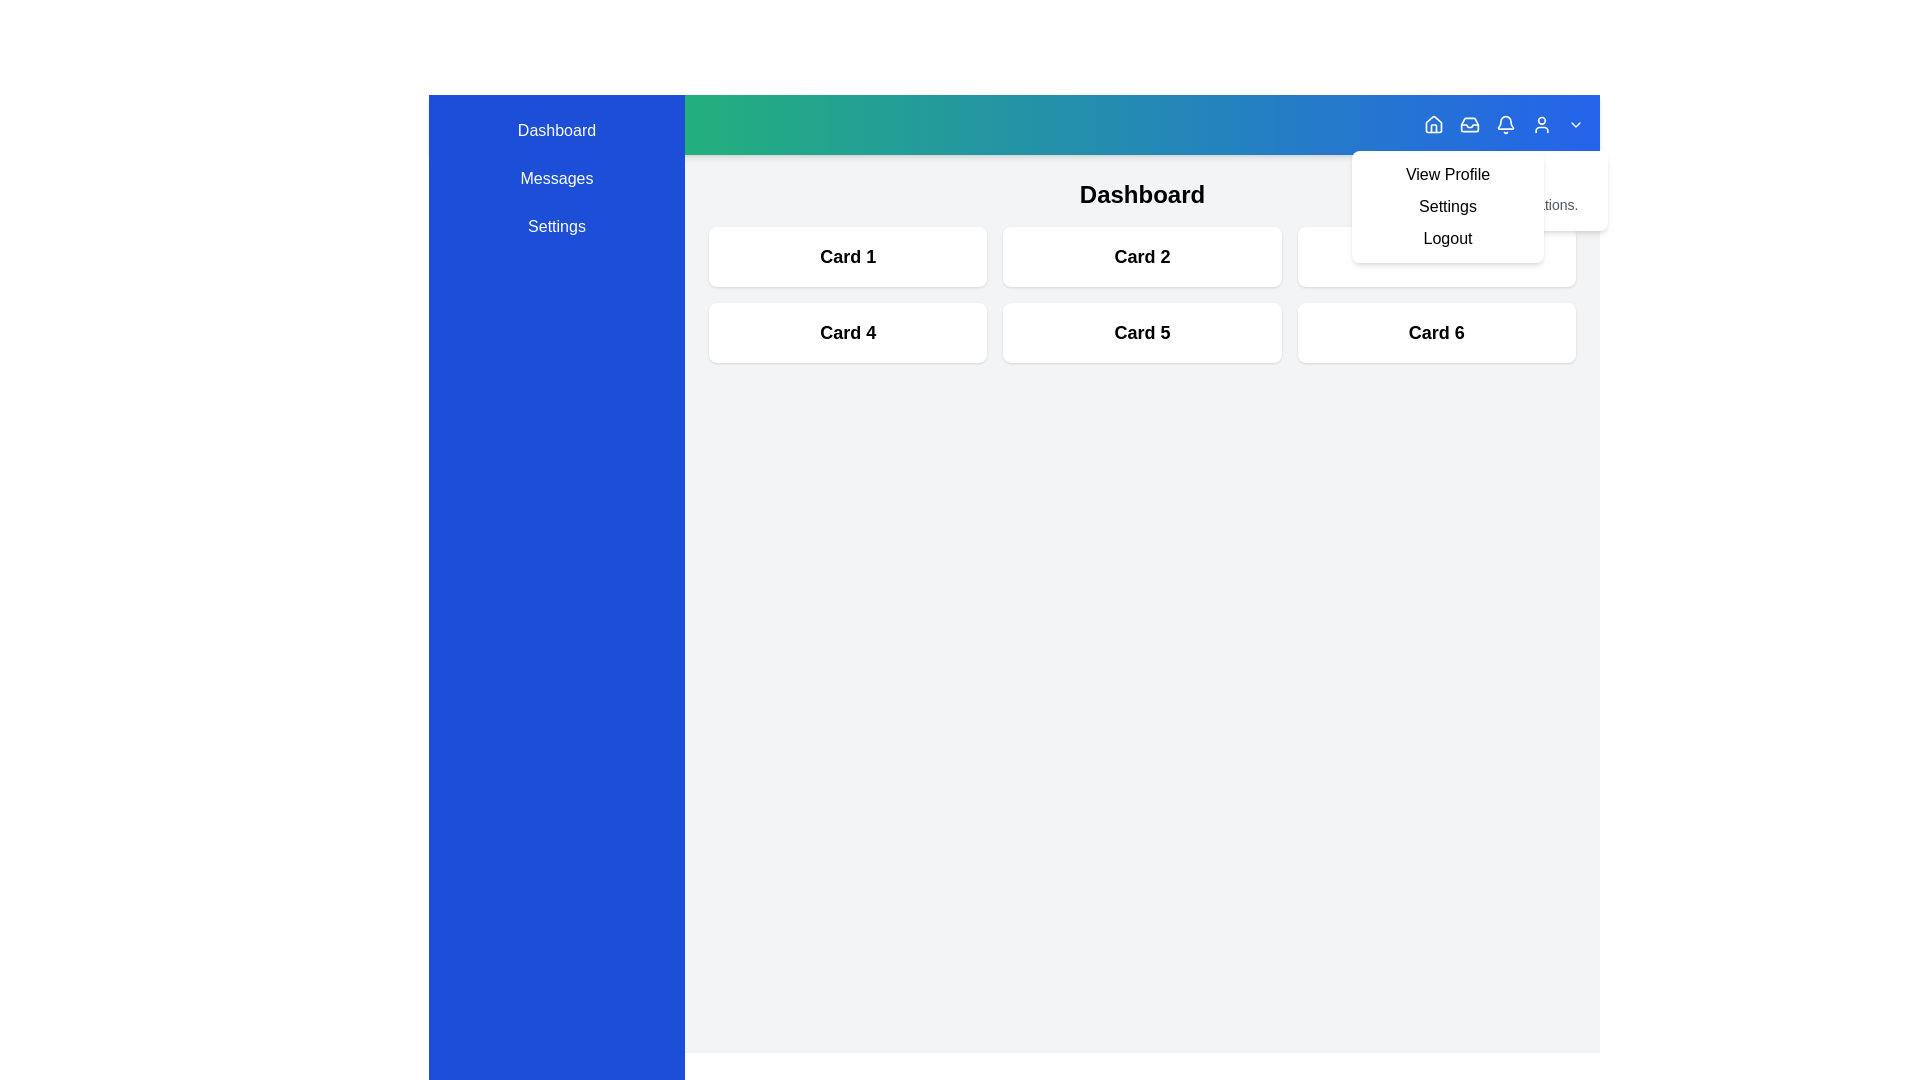  What do you see at coordinates (1503, 124) in the screenshot?
I see `the bell-shaped notification icon with a white stroke on a blue background, located in the top-right corner of the interface` at bounding box center [1503, 124].